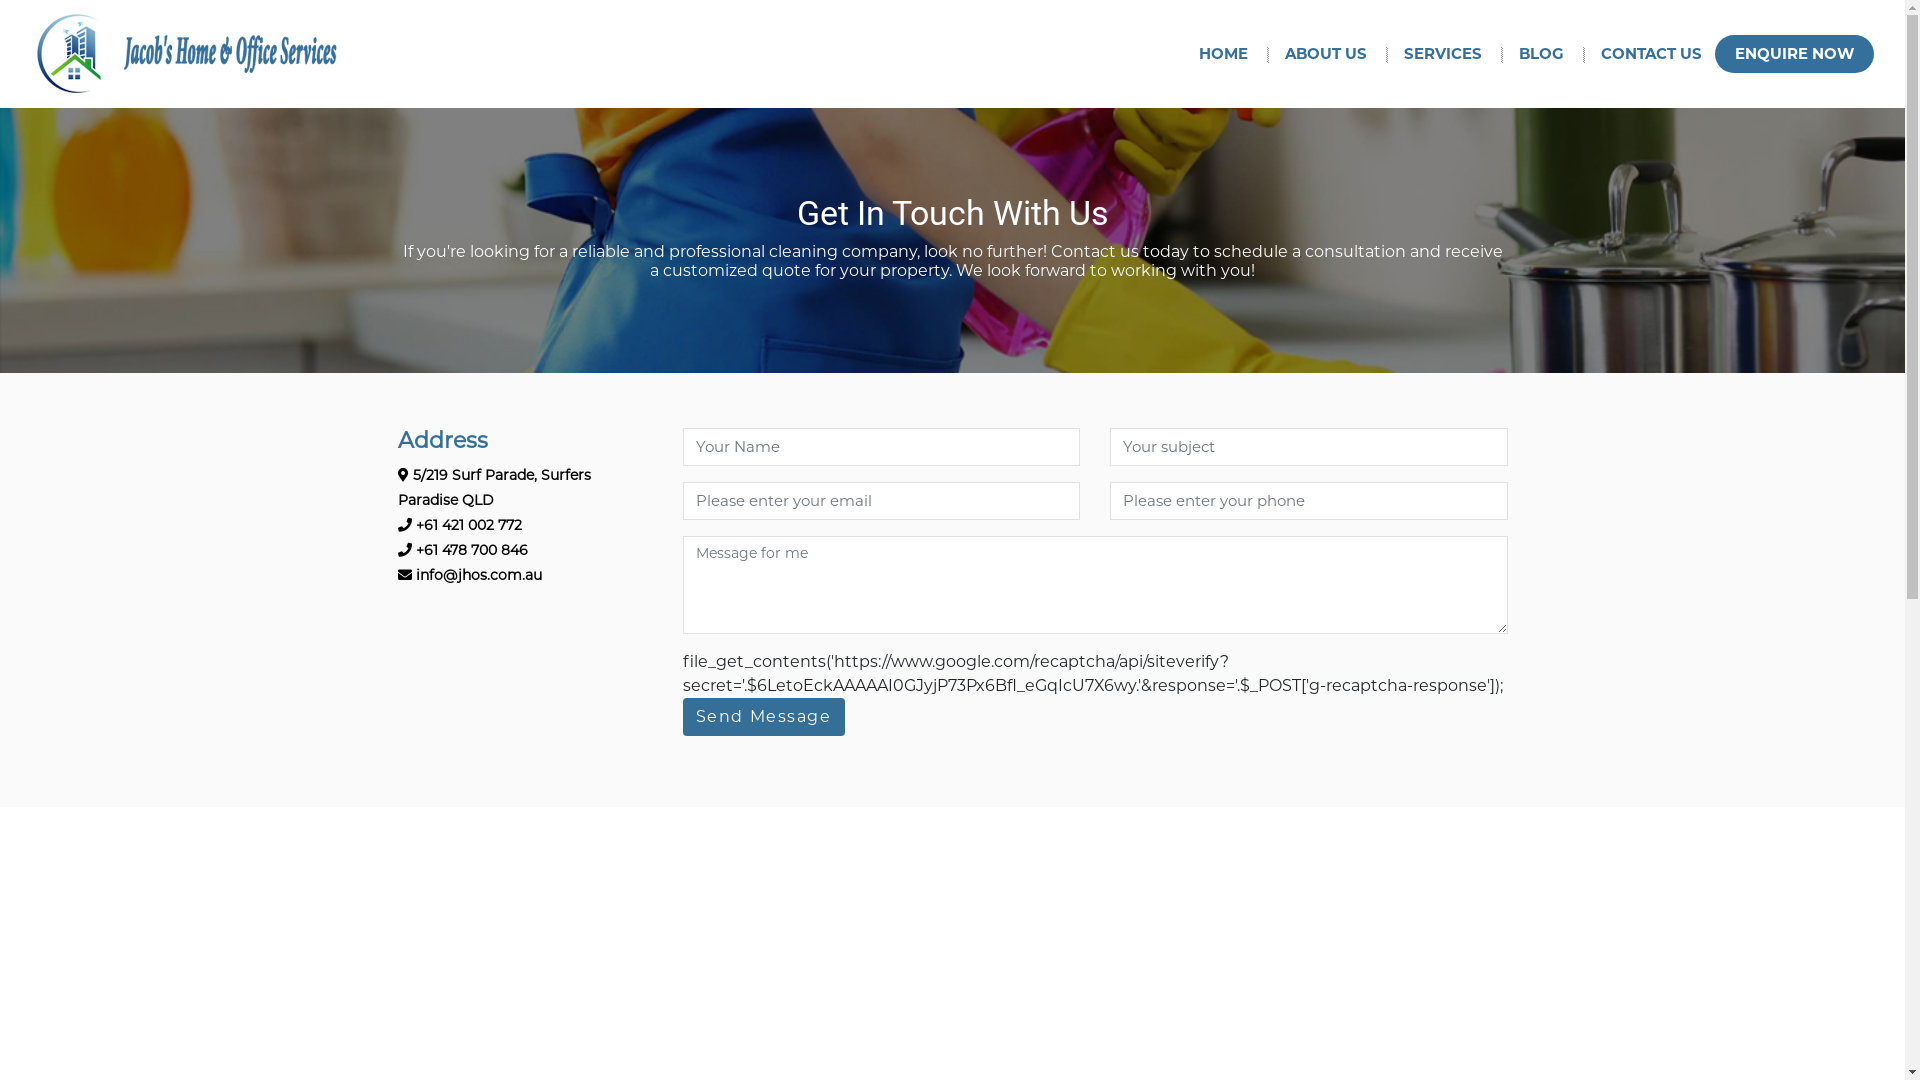 The image size is (1920, 1080). Describe the element at coordinates (469, 574) in the screenshot. I see `'info@jhos.com.au'` at that location.